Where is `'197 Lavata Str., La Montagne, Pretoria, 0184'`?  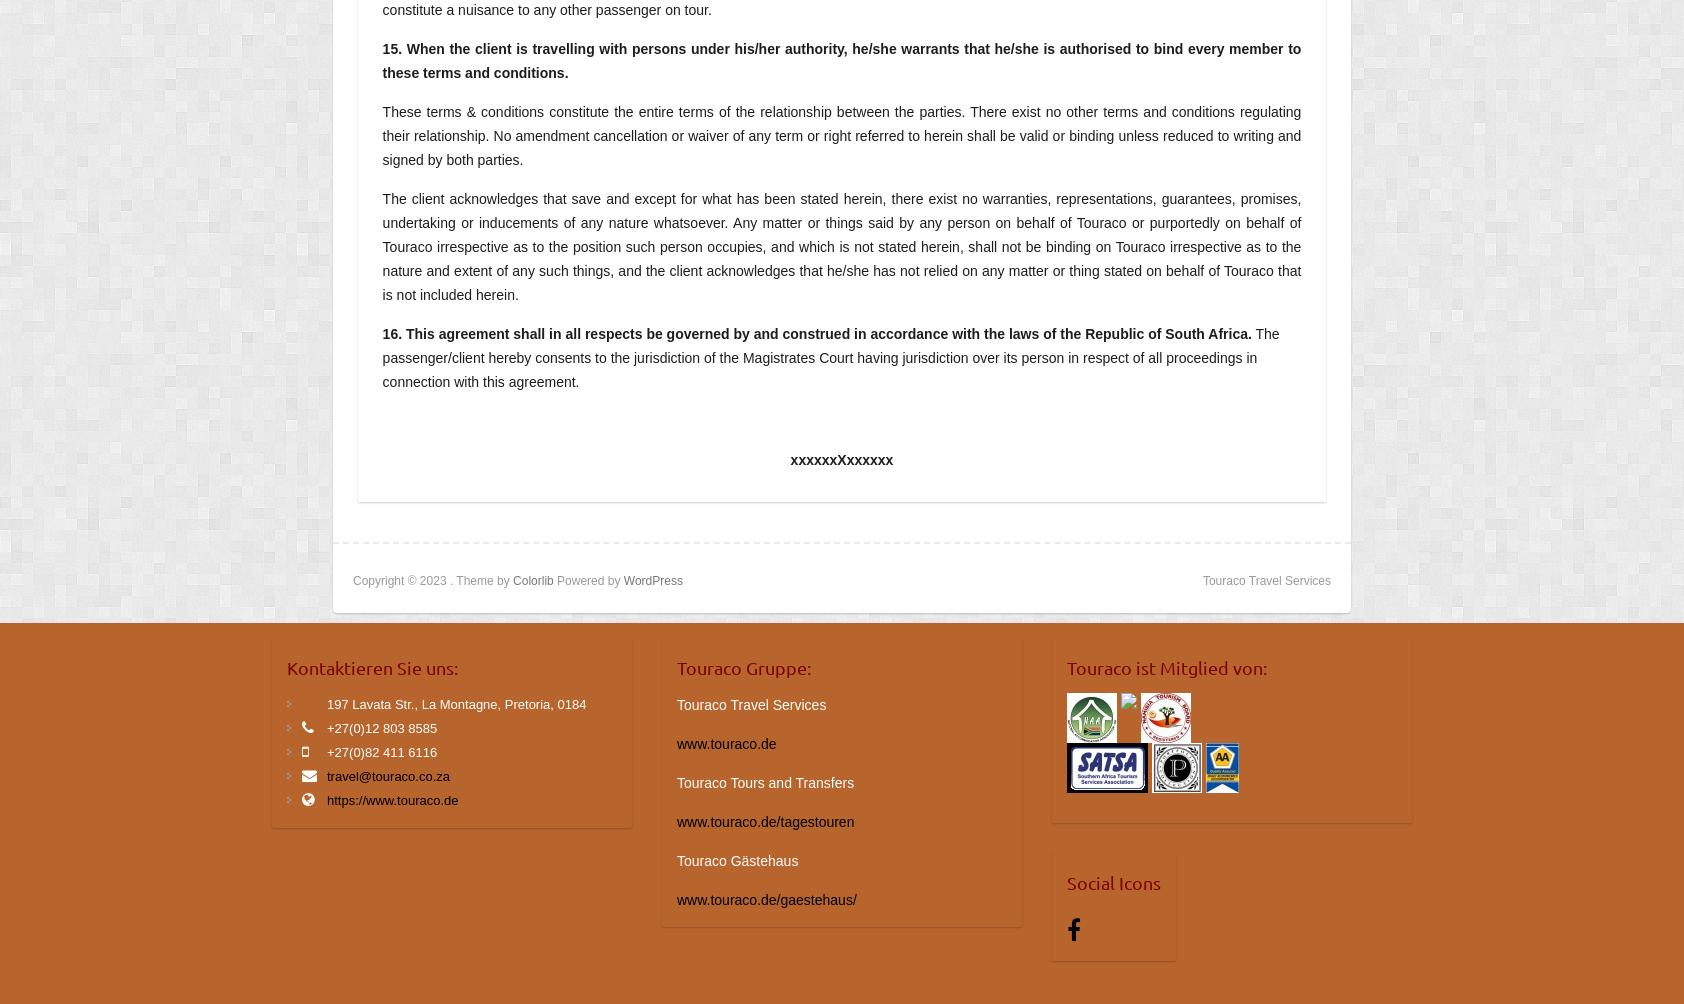
'197 Lavata Str., La Montagne, Pretoria, 0184' is located at coordinates (455, 702).